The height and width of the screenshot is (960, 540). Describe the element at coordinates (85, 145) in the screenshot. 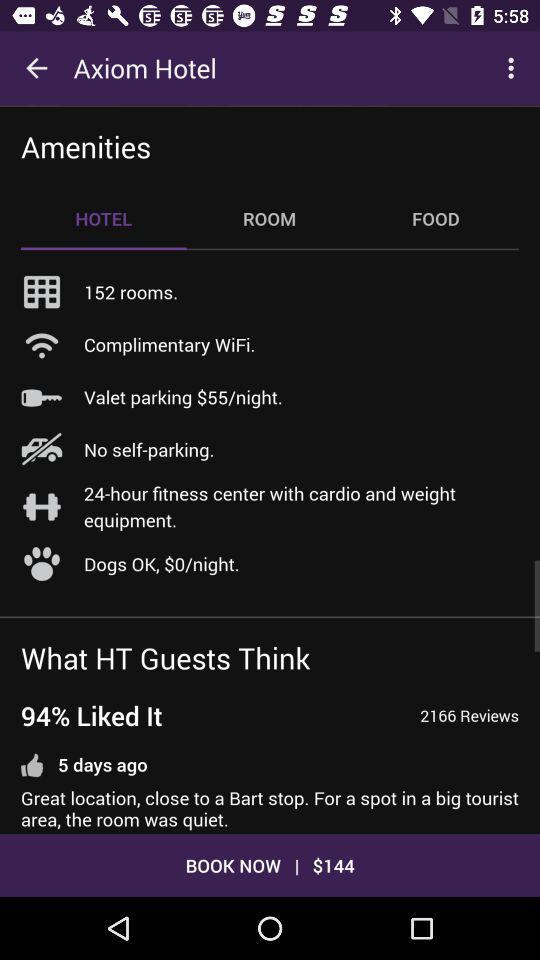

I see `the icon above the hotel item` at that location.